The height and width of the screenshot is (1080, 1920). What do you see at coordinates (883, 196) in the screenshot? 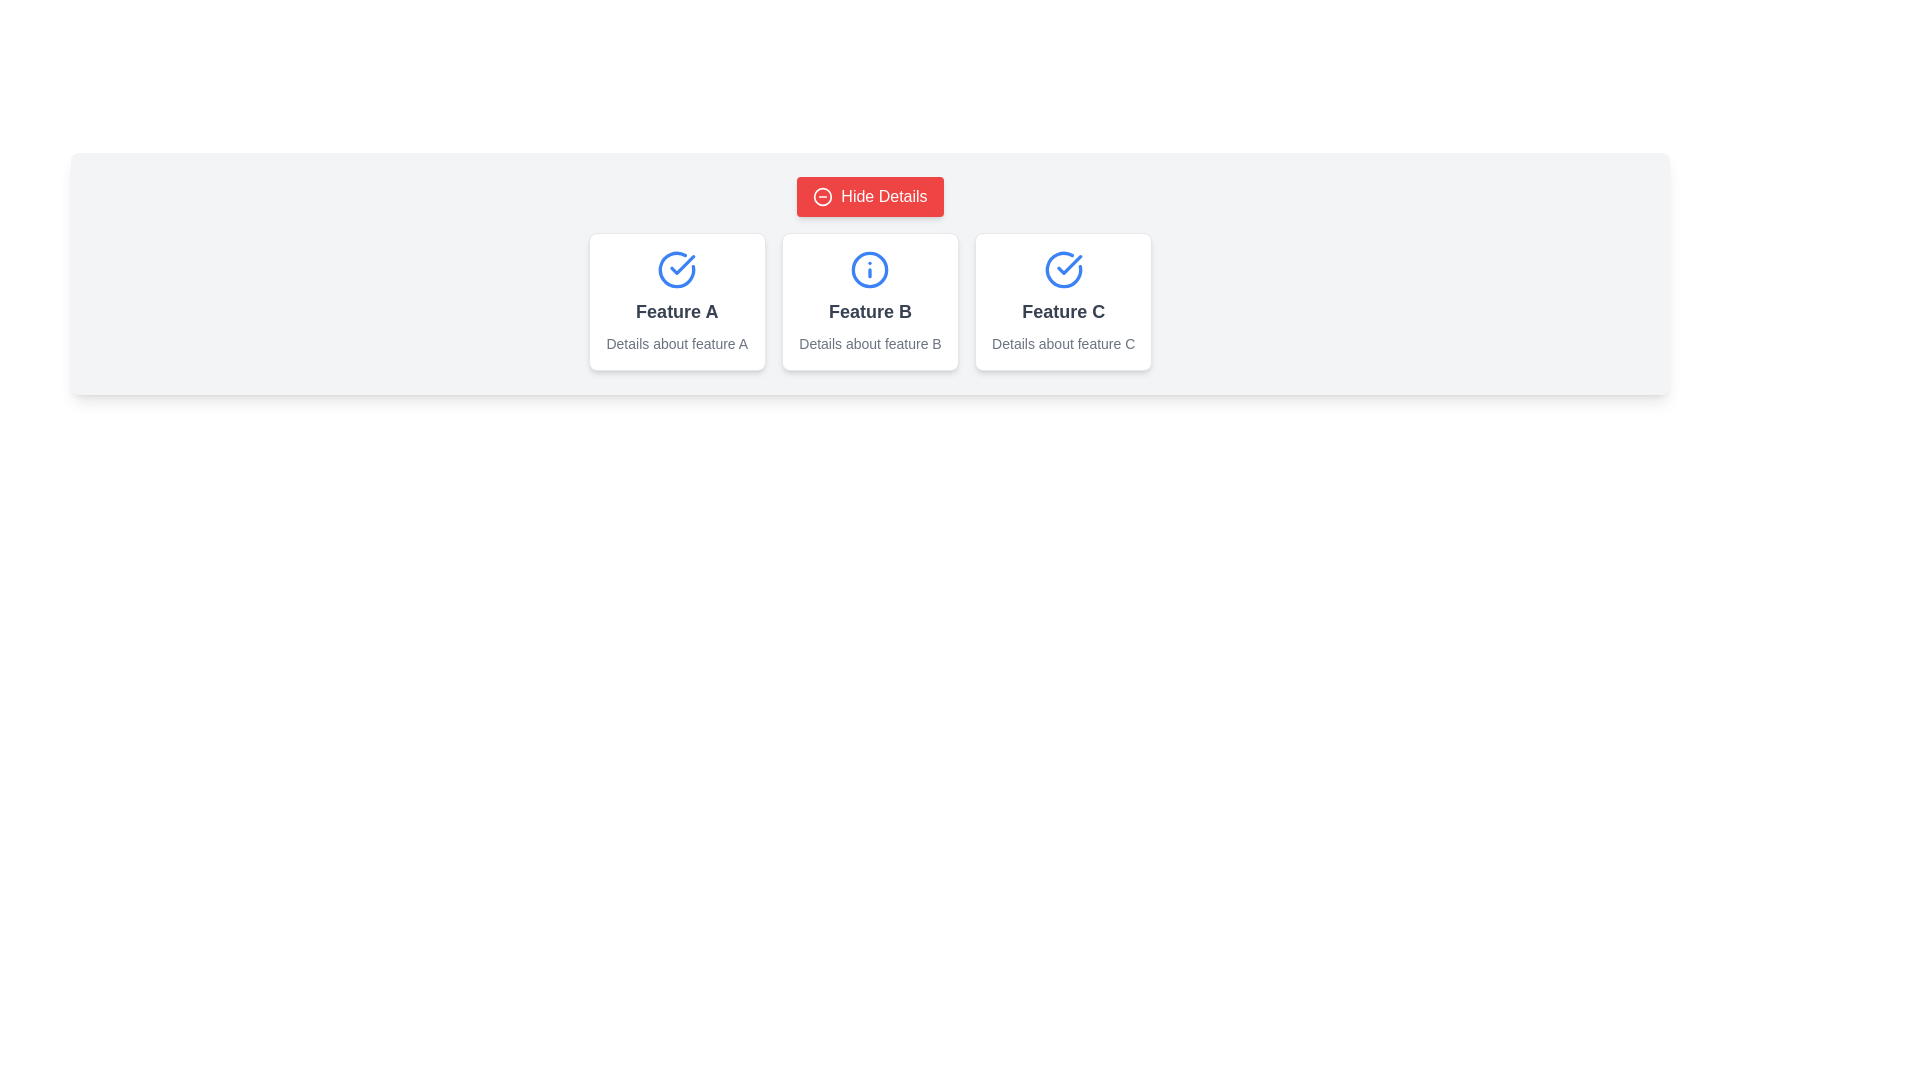
I see `the 'Hide Details' button, which is a text label styled in white on a red background` at bounding box center [883, 196].